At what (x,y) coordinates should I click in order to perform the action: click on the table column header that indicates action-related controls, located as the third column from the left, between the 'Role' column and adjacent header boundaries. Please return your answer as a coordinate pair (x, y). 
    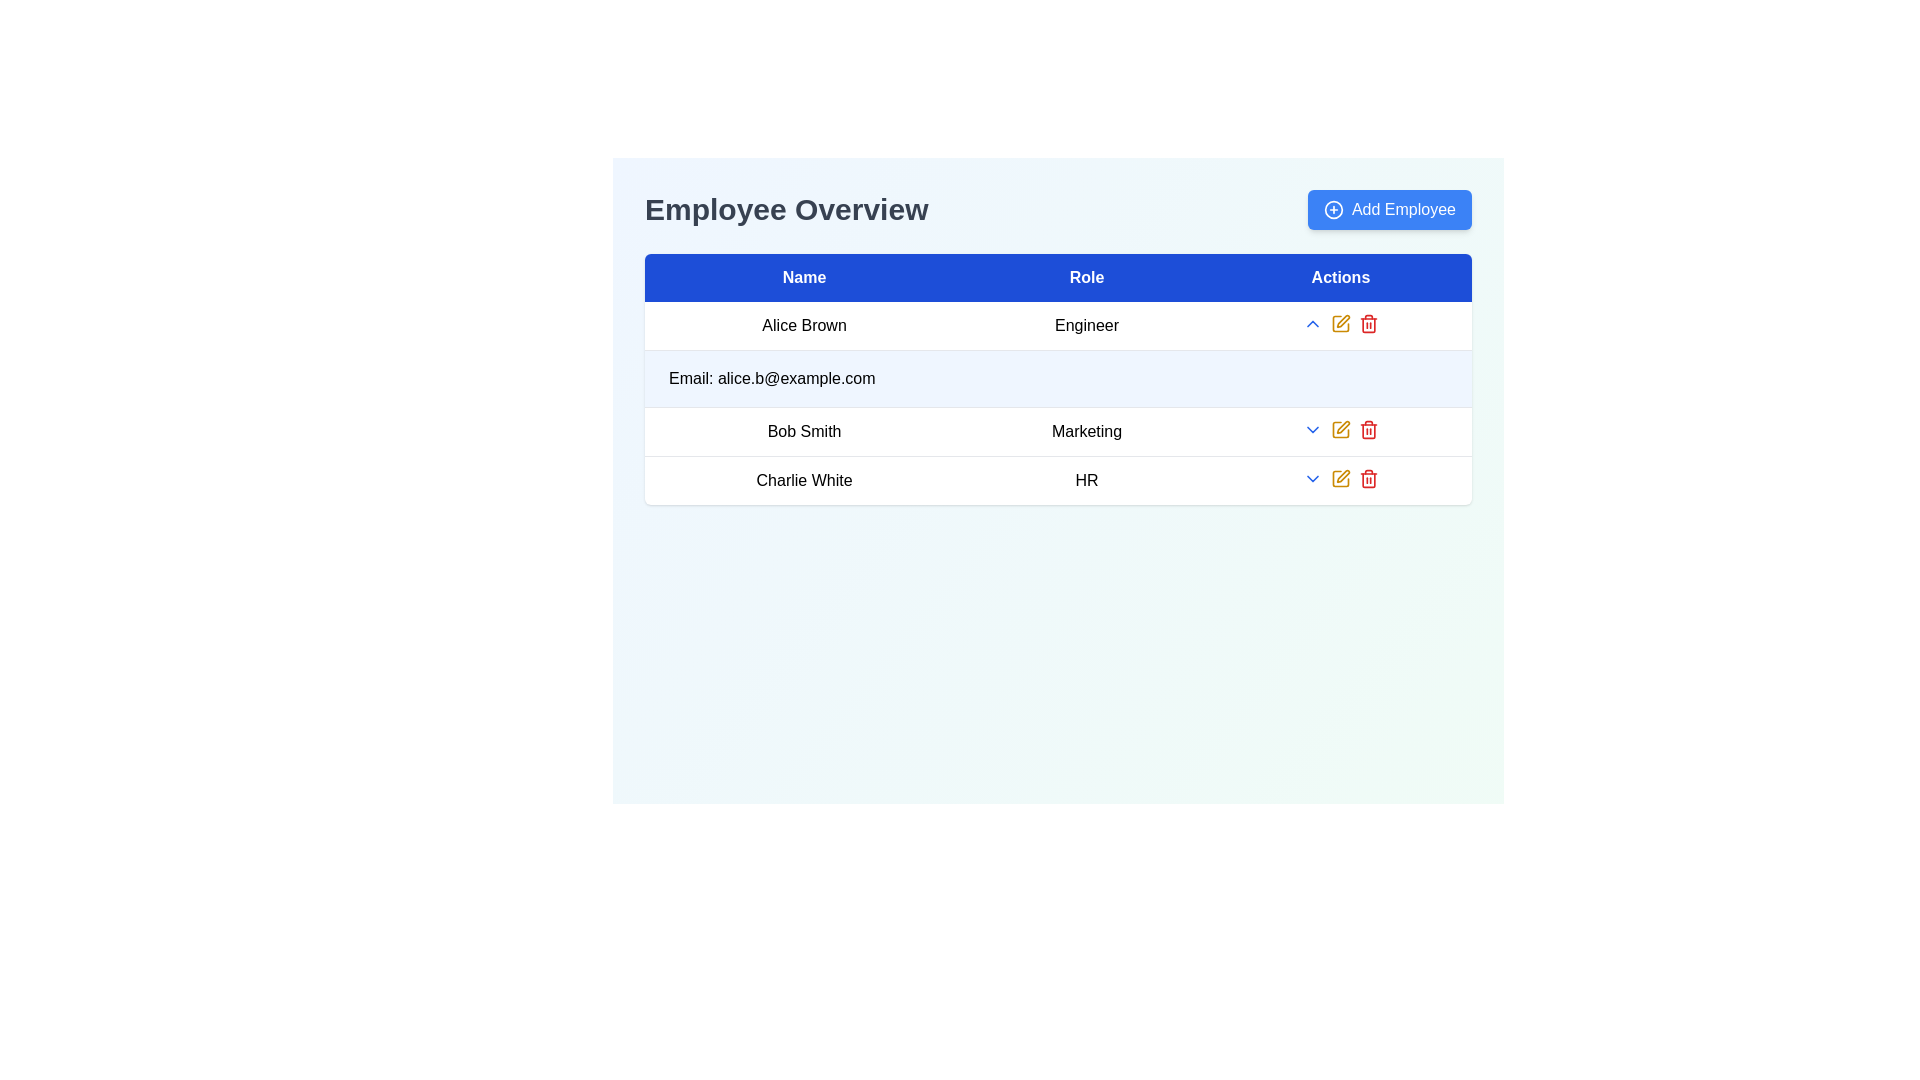
    Looking at the image, I should click on (1340, 277).